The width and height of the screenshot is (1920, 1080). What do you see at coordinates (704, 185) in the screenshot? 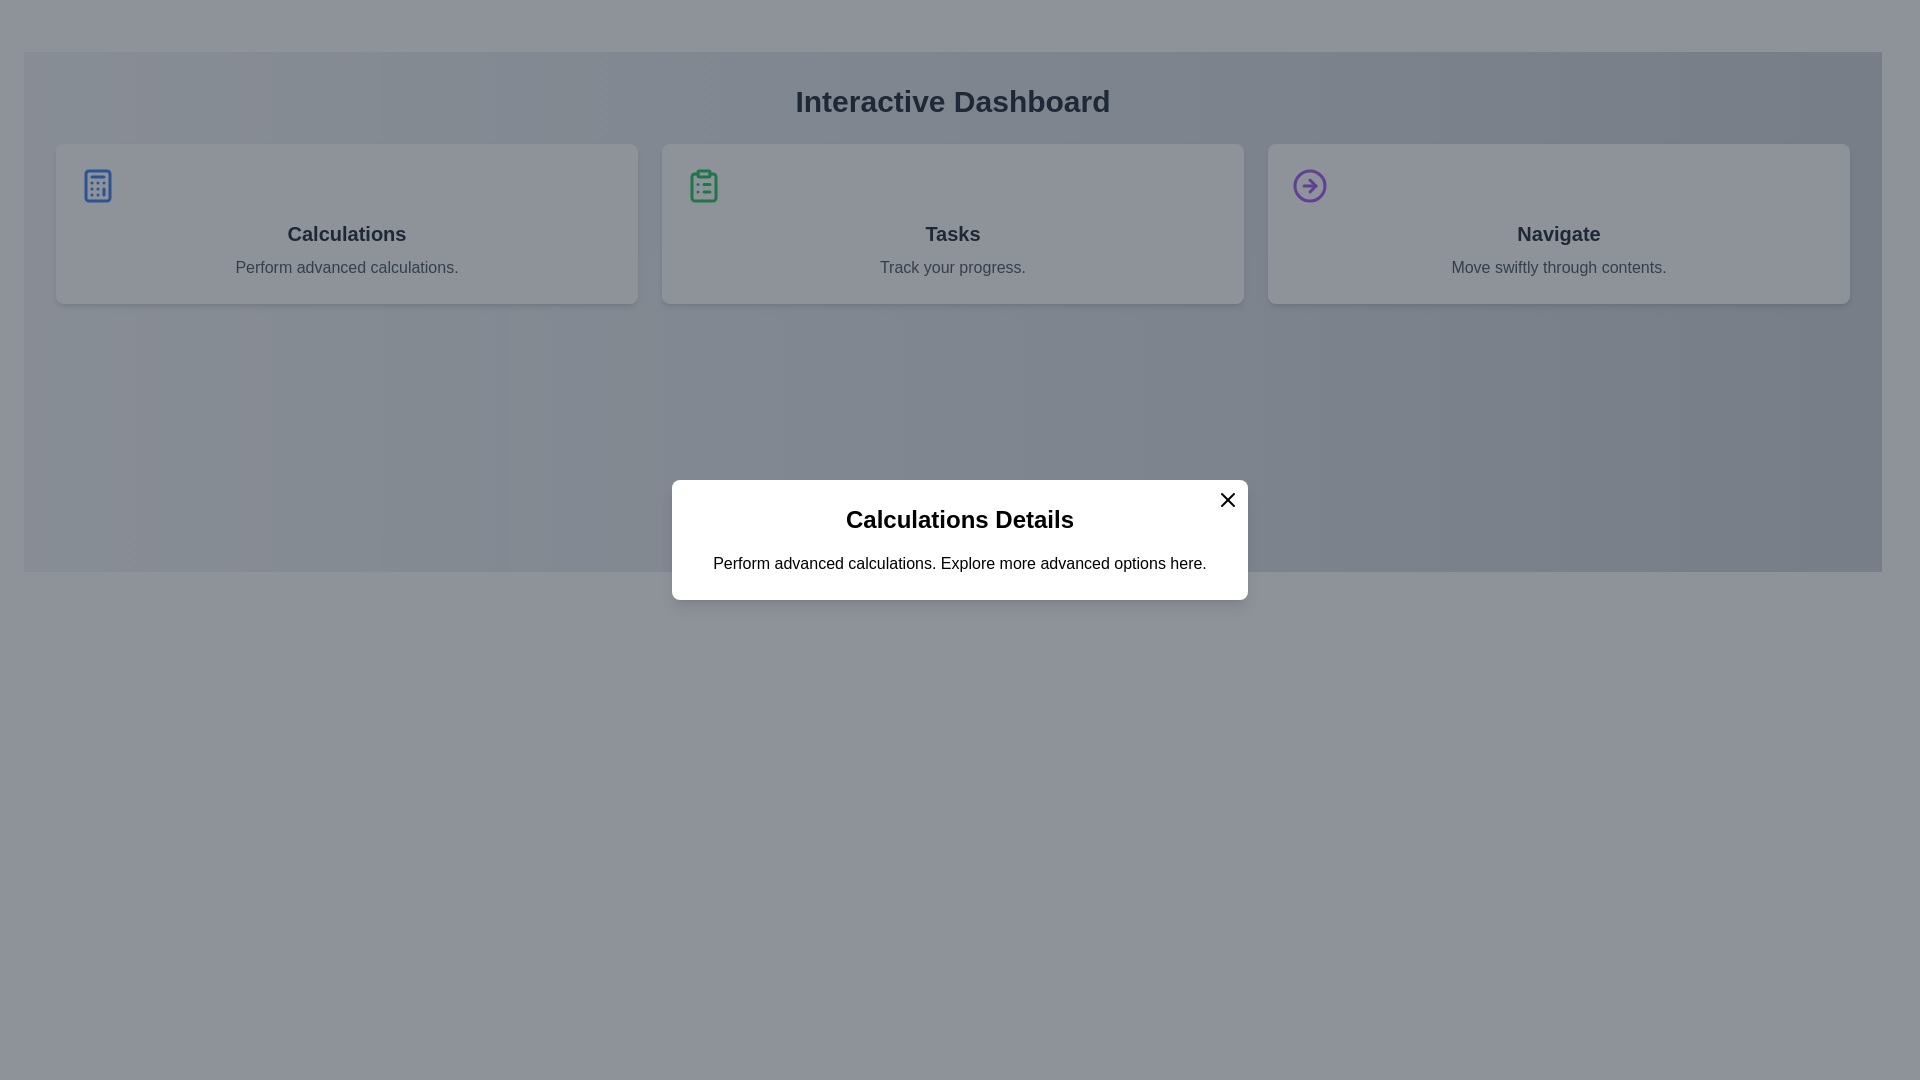
I see `the task icon located at the top-left corner of the 'Tasks' card, which represents tasks or to-do lists` at bounding box center [704, 185].